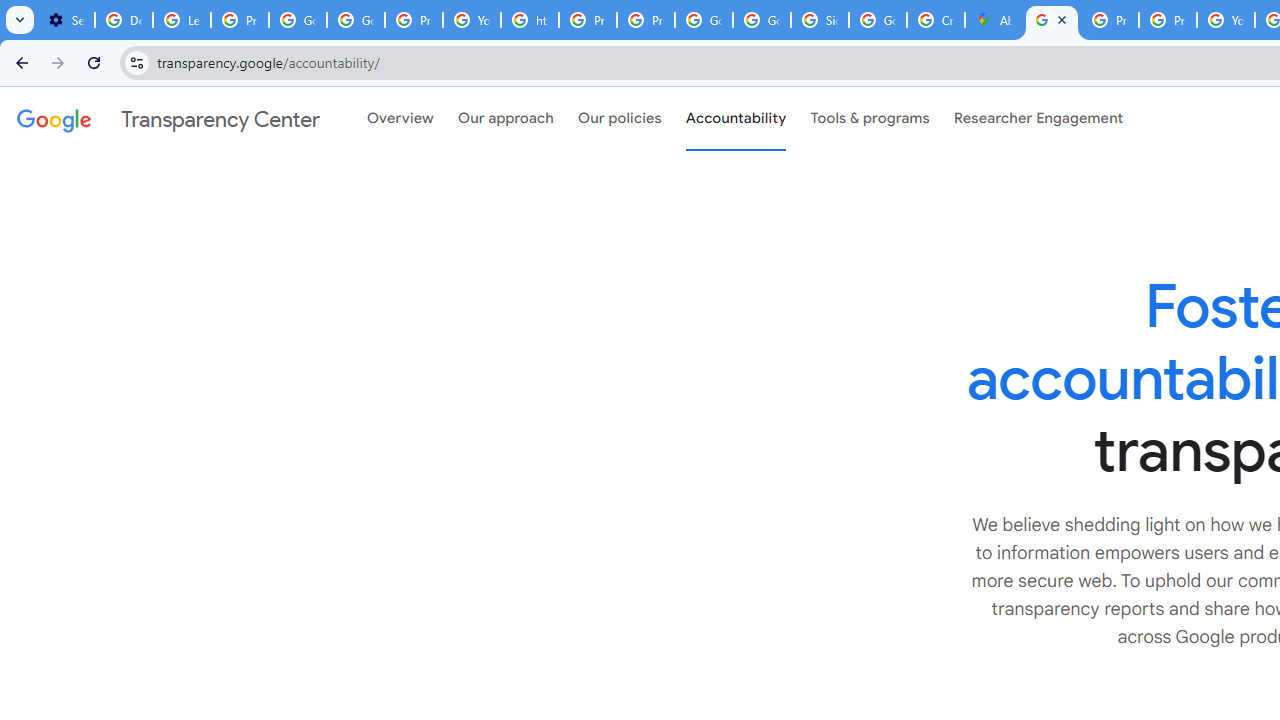 Image resolution: width=1280 pixels, height=720 pixels. What do you see at coordinates (65, 20) in the screenshot?
I see `'Settings - On startup'` at bounding box center [65, 20].